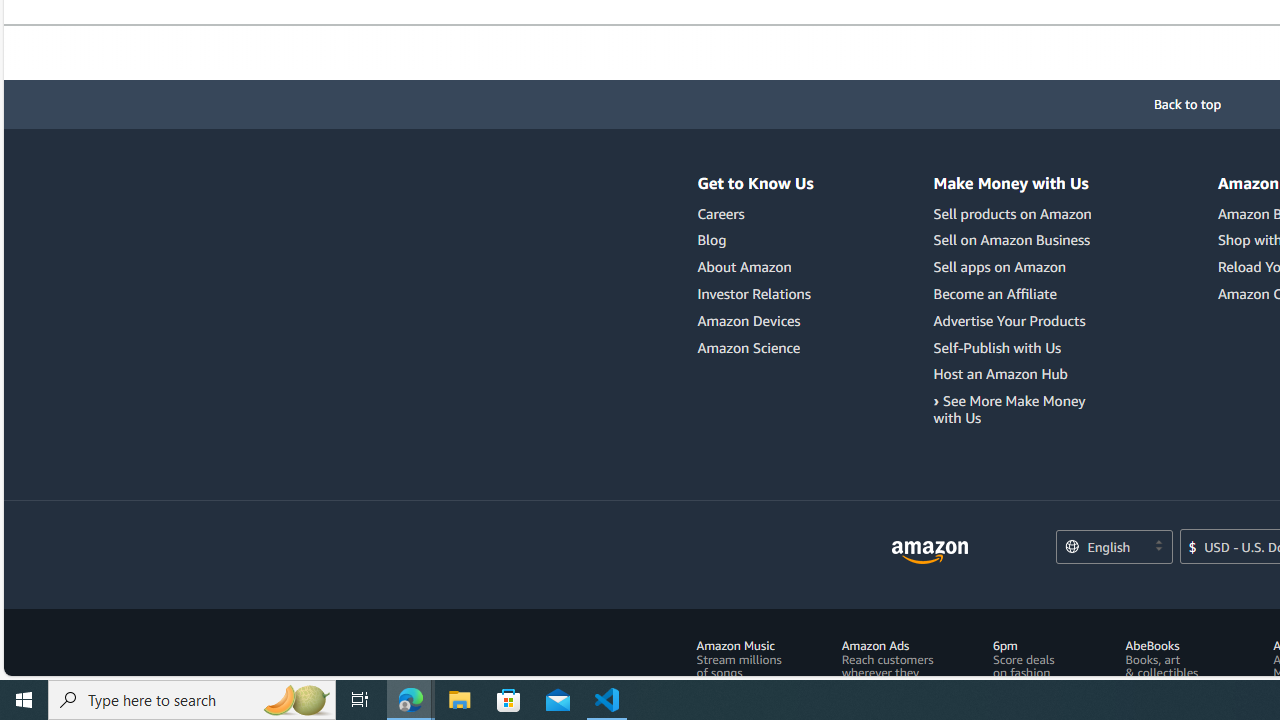  I want to click on 'Advertise Your Products', so click(1009, 319).